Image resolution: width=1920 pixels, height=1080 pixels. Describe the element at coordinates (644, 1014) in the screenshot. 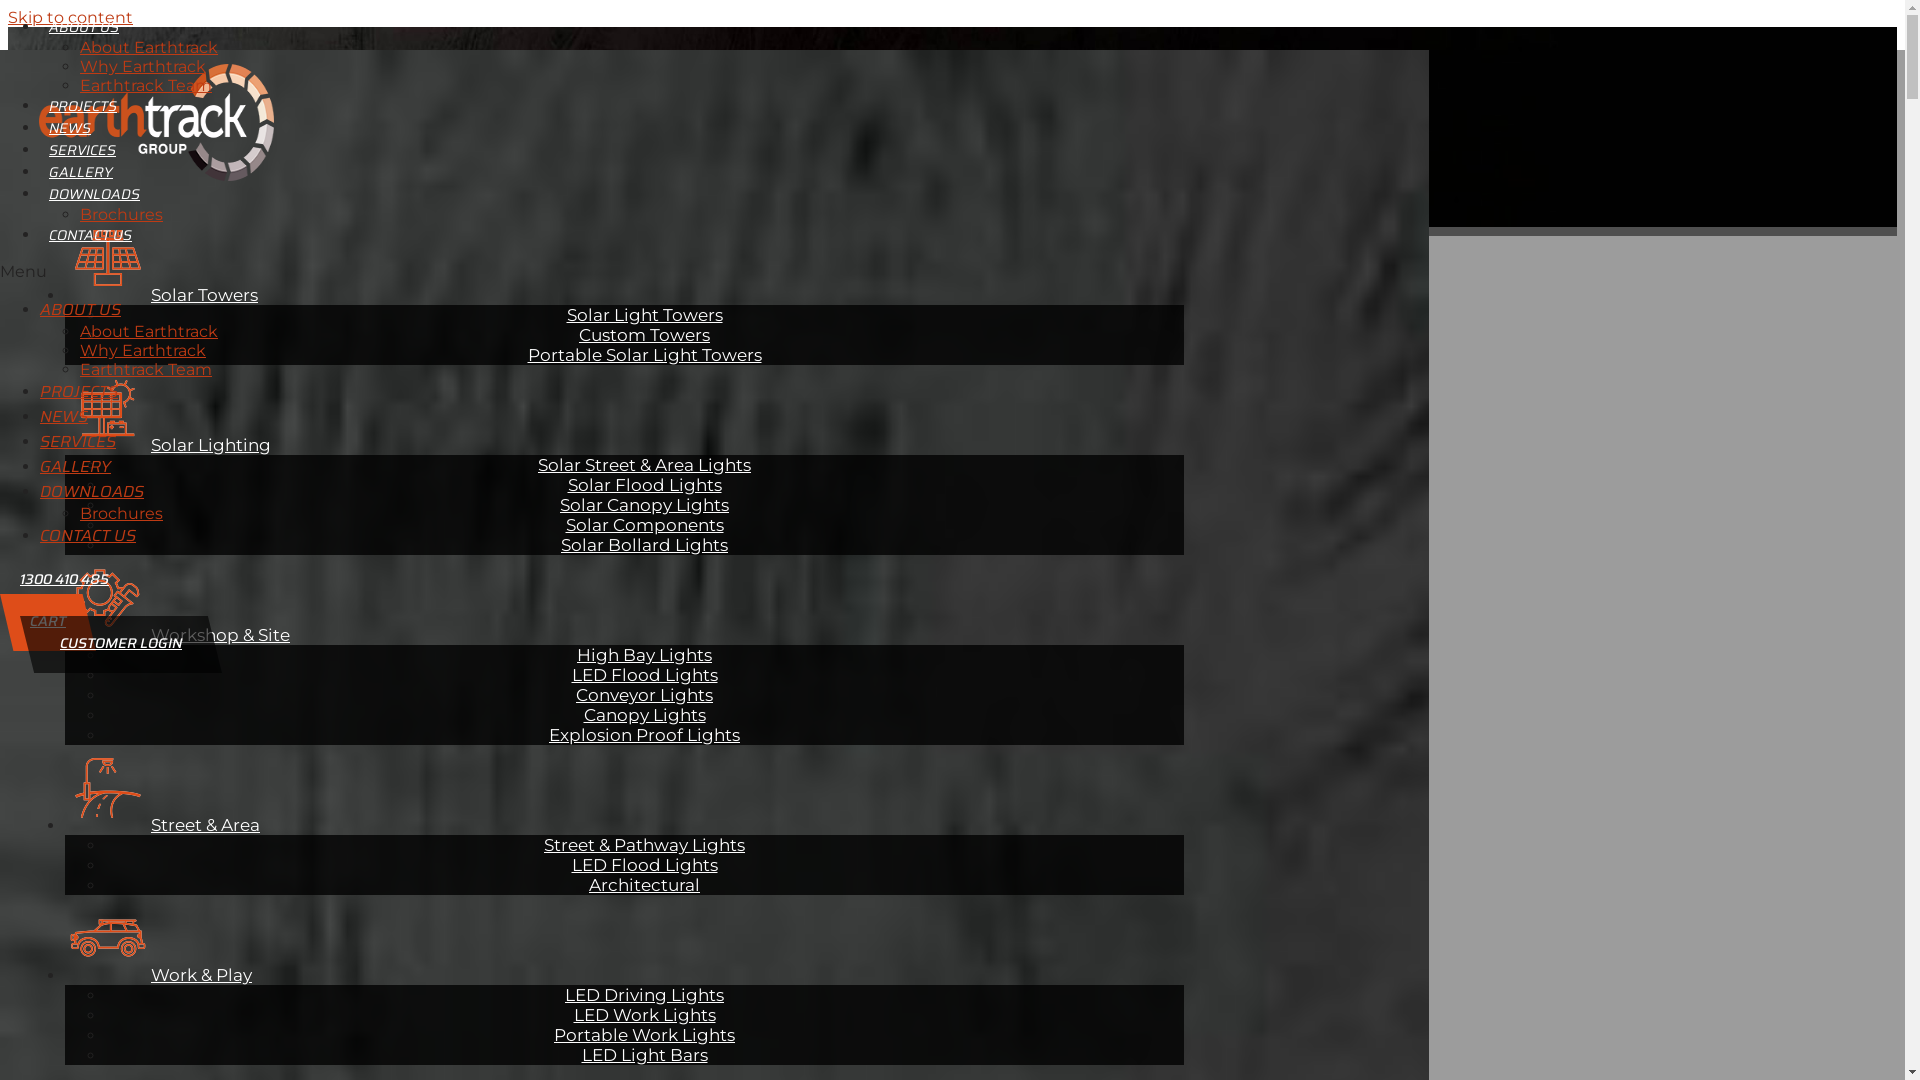

I see `'LED Work Lights'` at that location.